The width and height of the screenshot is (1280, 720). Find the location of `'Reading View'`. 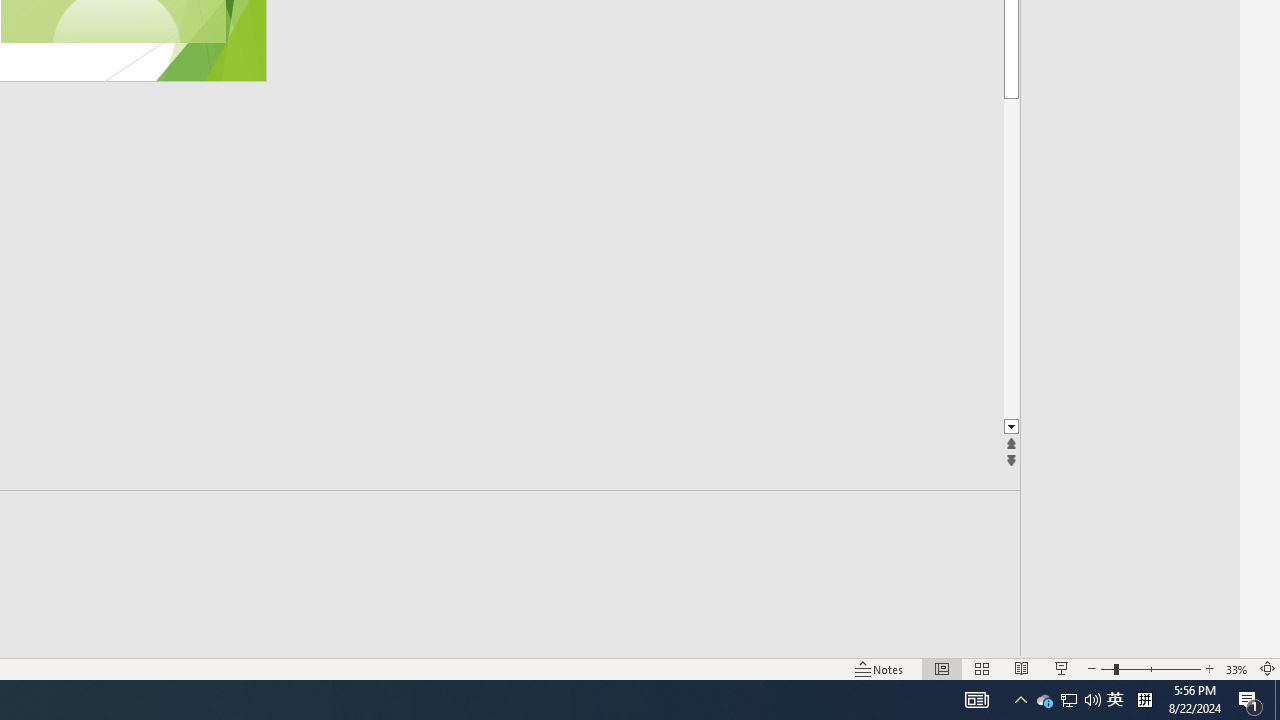

'Reading View' is located at coordinates (1022, 669).